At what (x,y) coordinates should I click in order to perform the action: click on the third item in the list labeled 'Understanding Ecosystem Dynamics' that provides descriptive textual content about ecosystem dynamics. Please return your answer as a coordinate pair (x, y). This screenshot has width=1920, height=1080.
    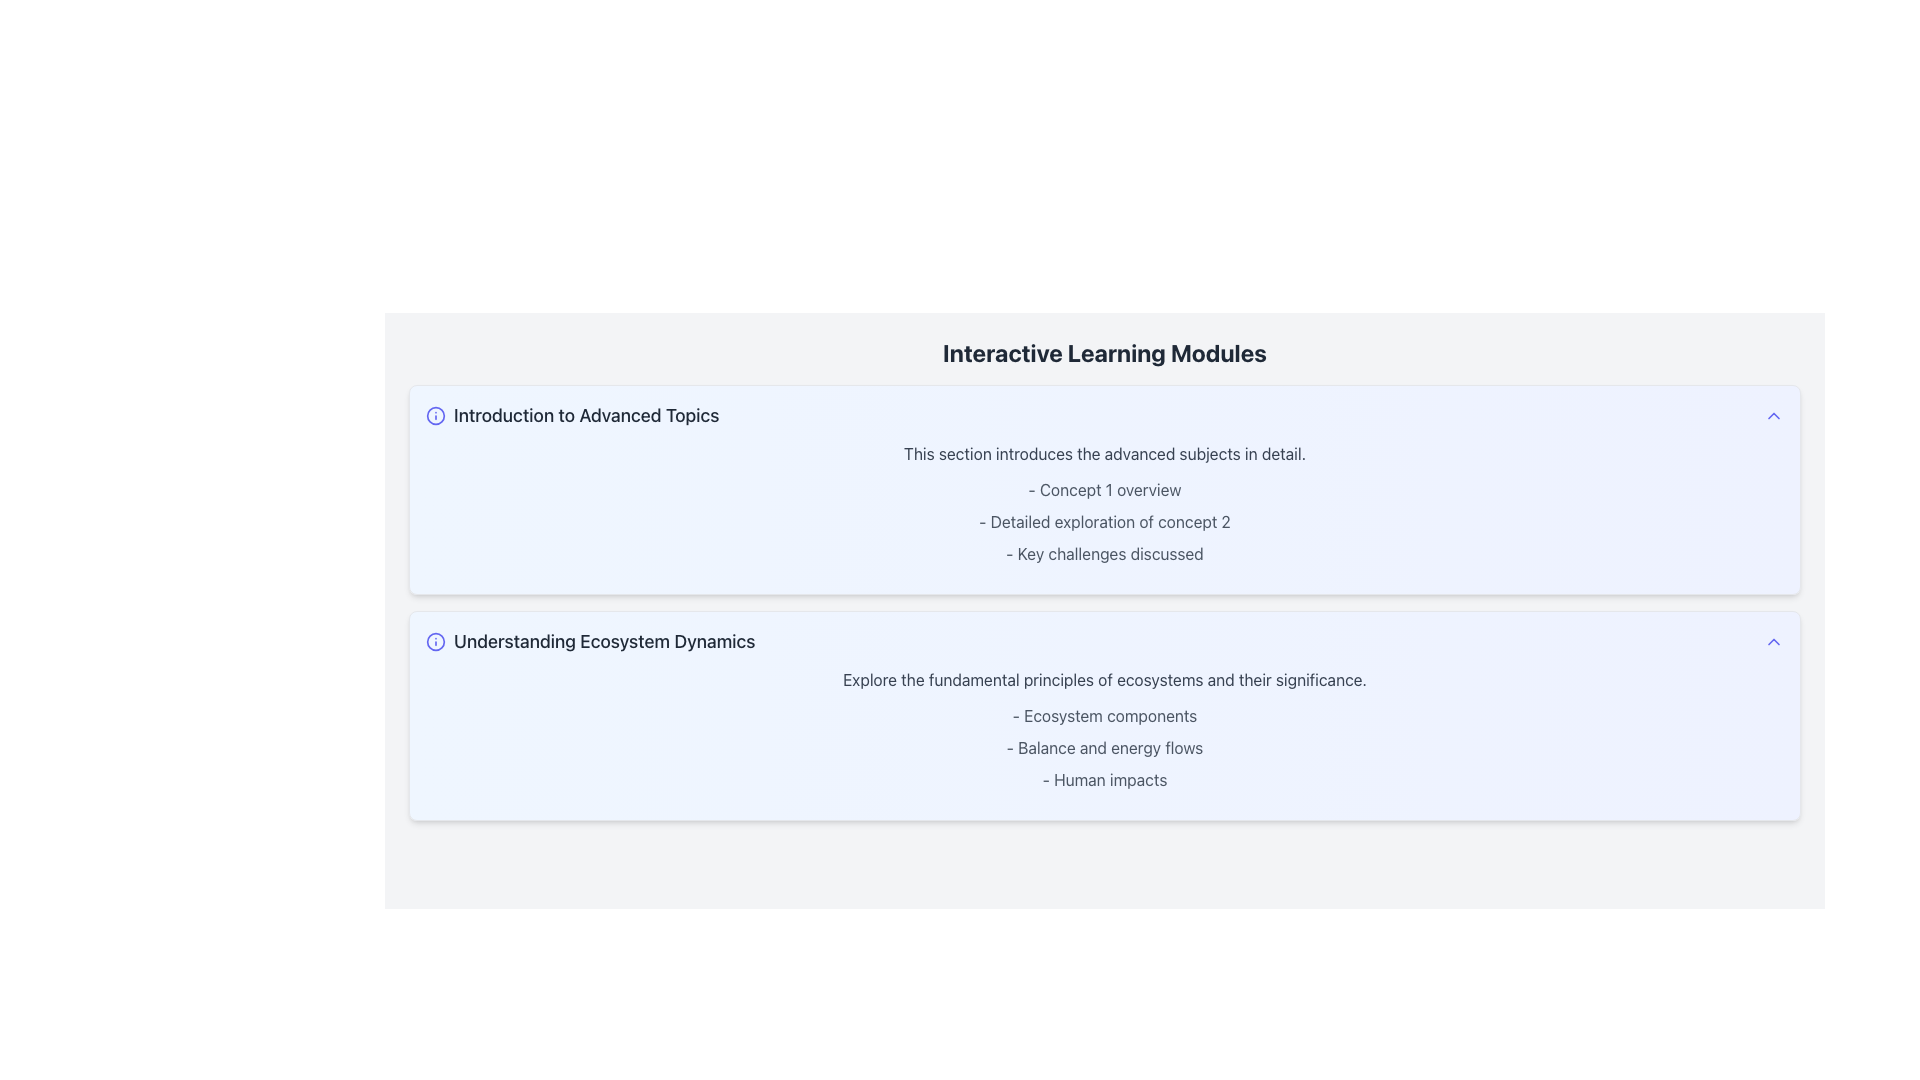
    Looking at the image, I should click on (1103, 778).